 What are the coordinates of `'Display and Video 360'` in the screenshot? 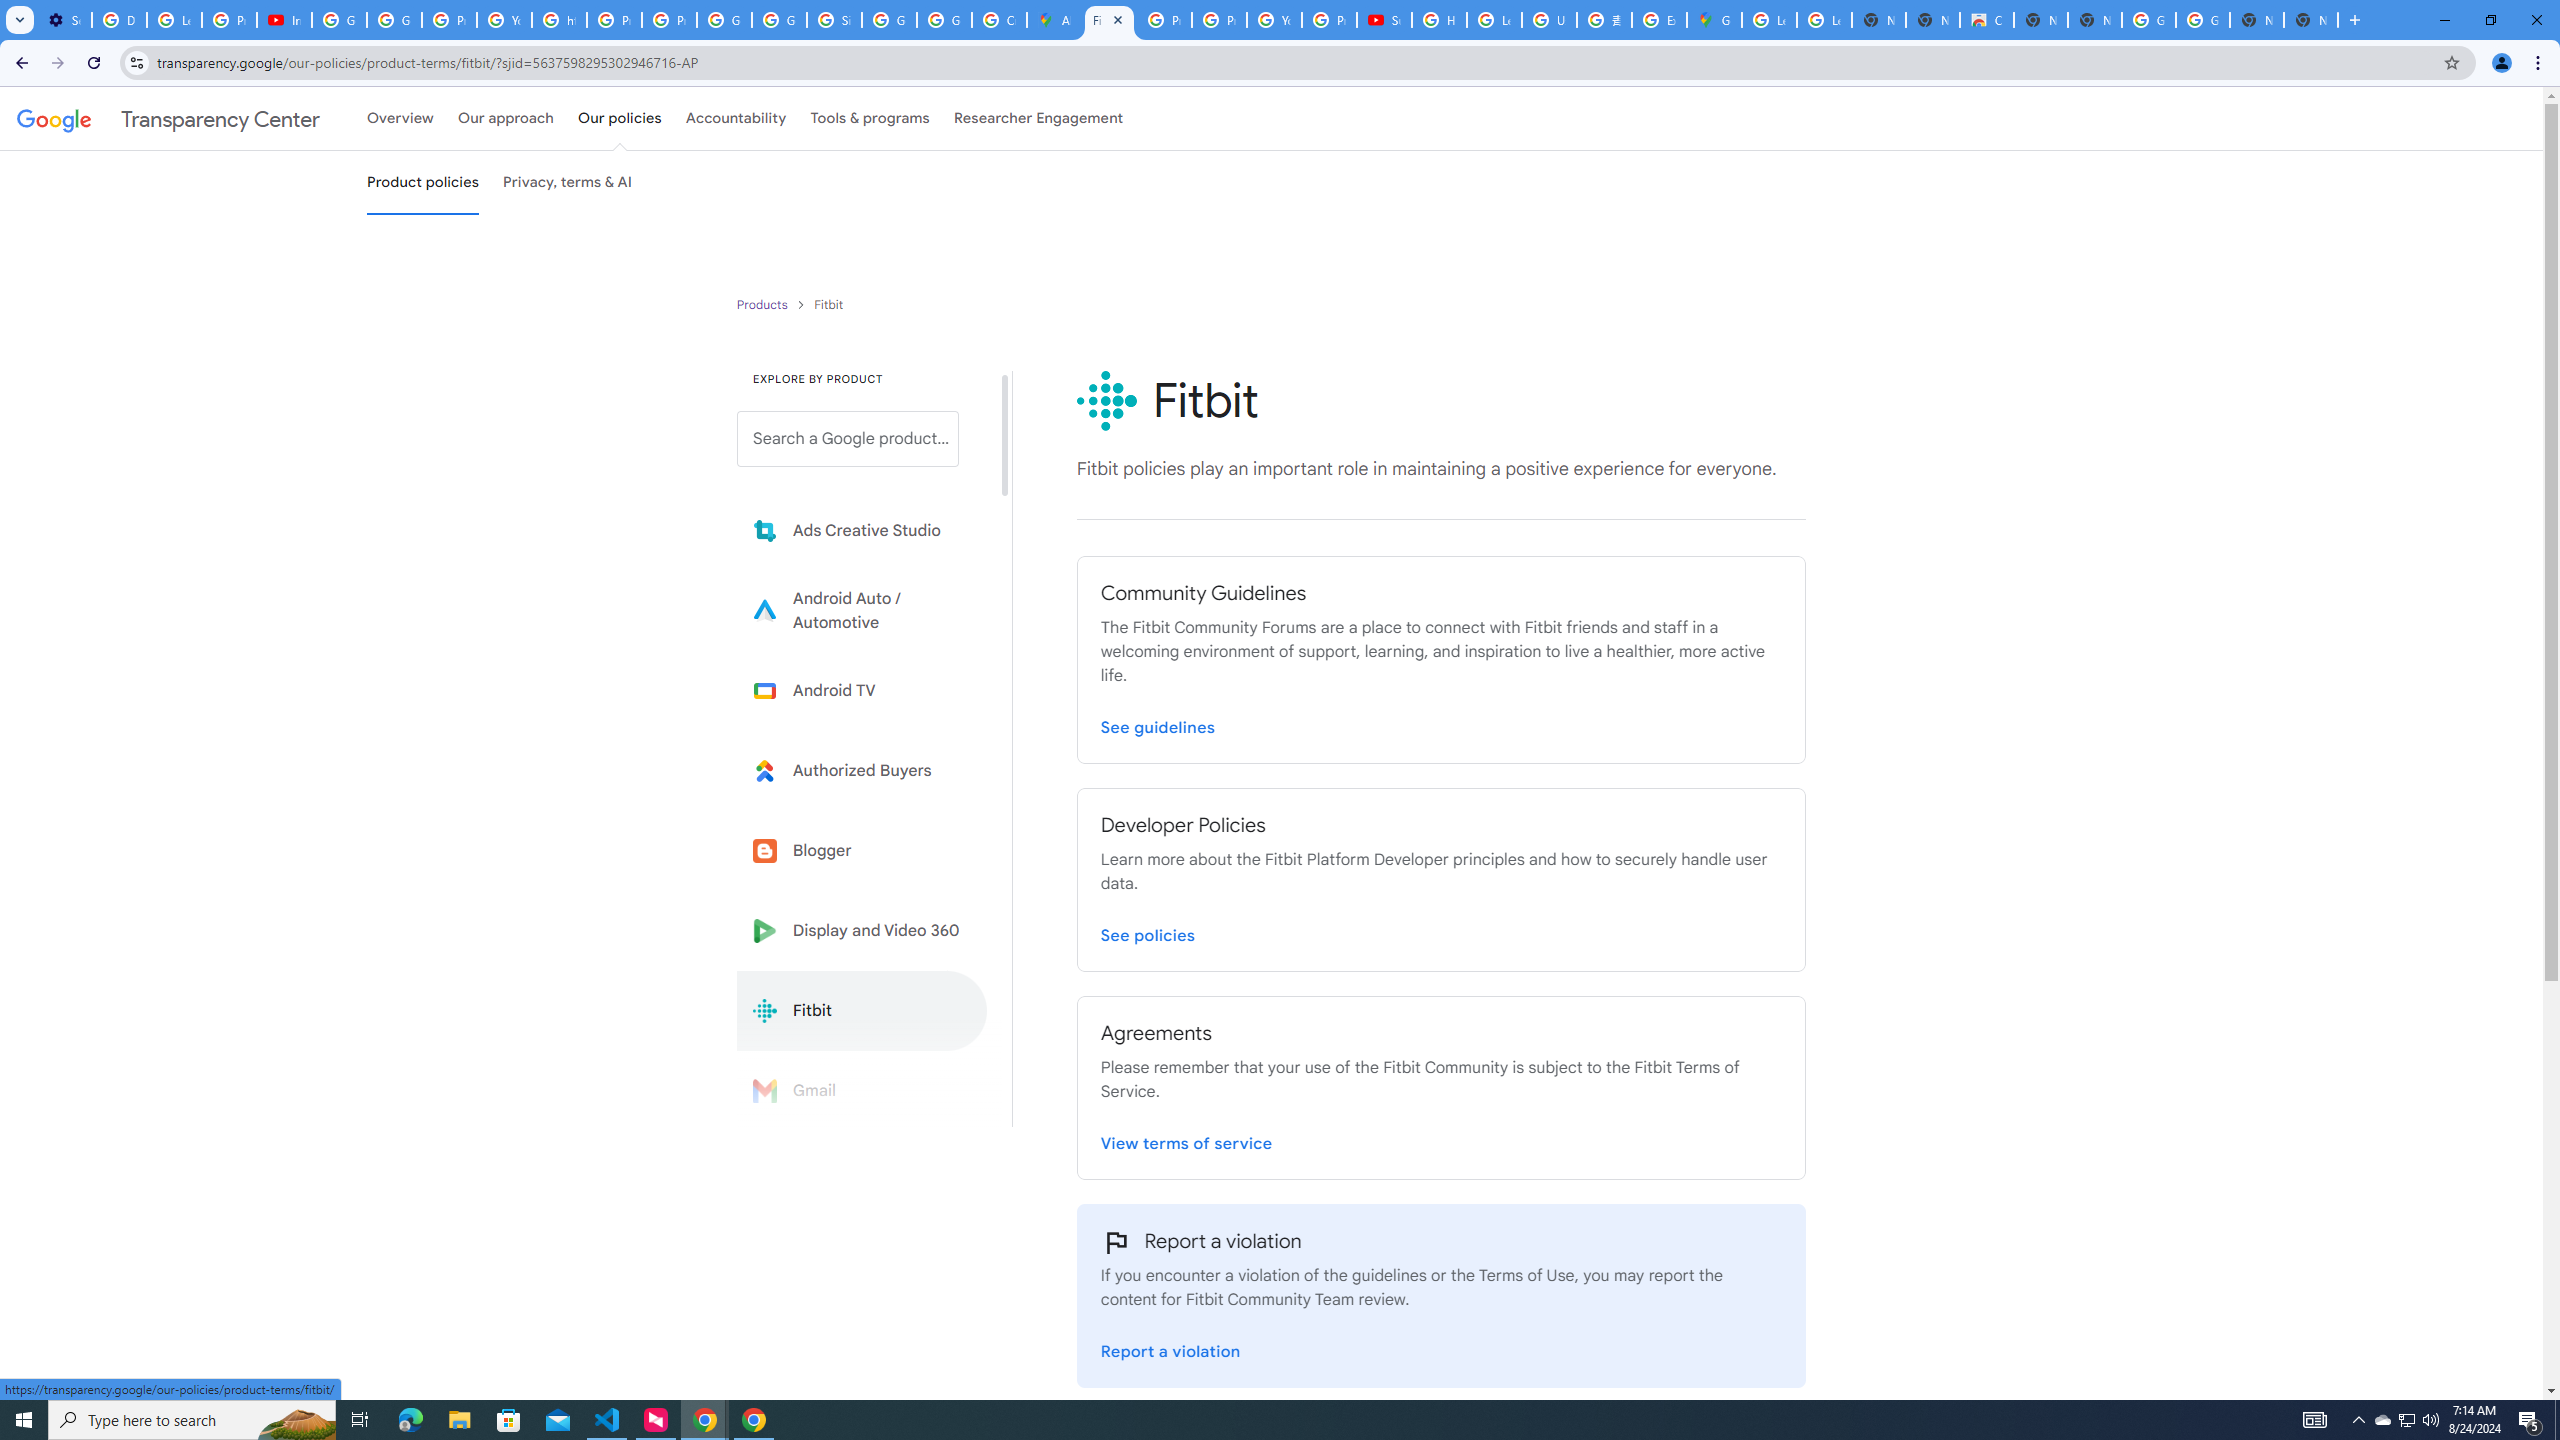 It's located at (861, 930).